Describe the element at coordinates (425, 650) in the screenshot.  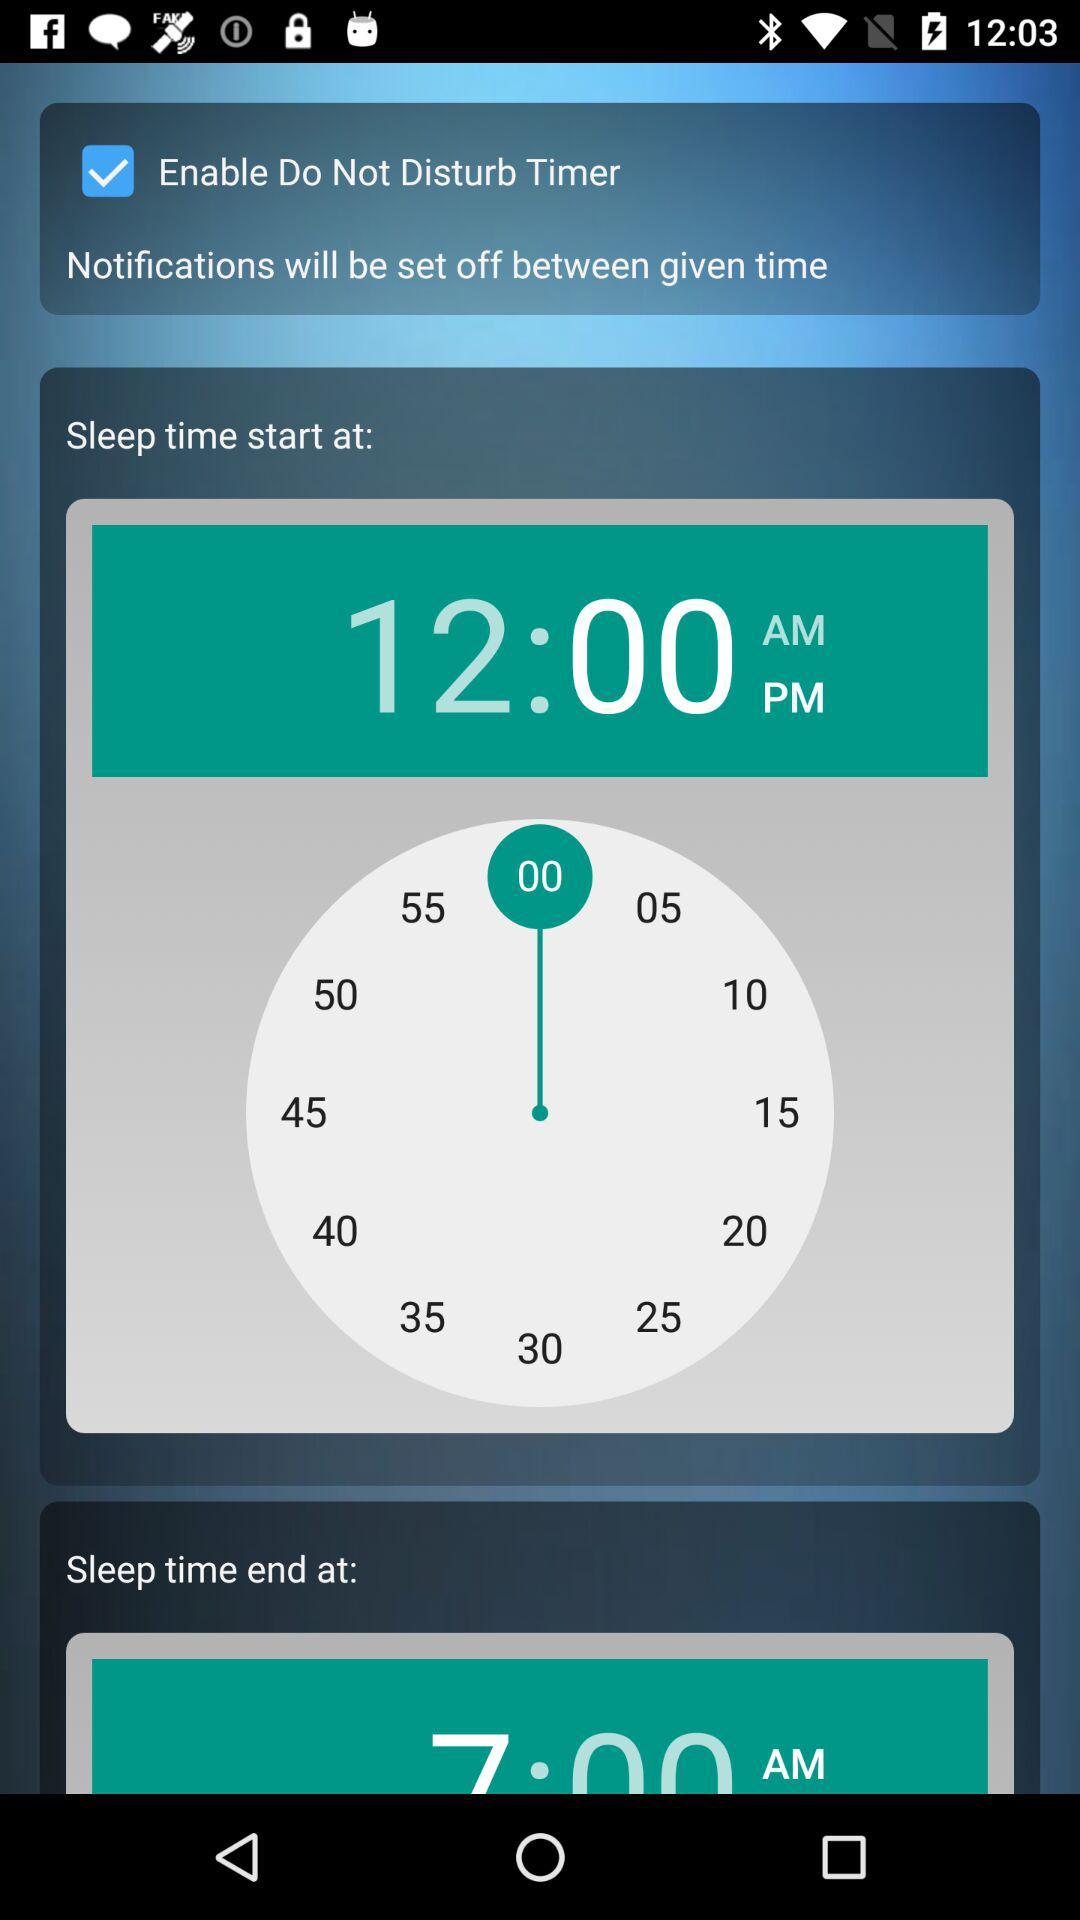
I see `the item below the sleep time start app` at that location.